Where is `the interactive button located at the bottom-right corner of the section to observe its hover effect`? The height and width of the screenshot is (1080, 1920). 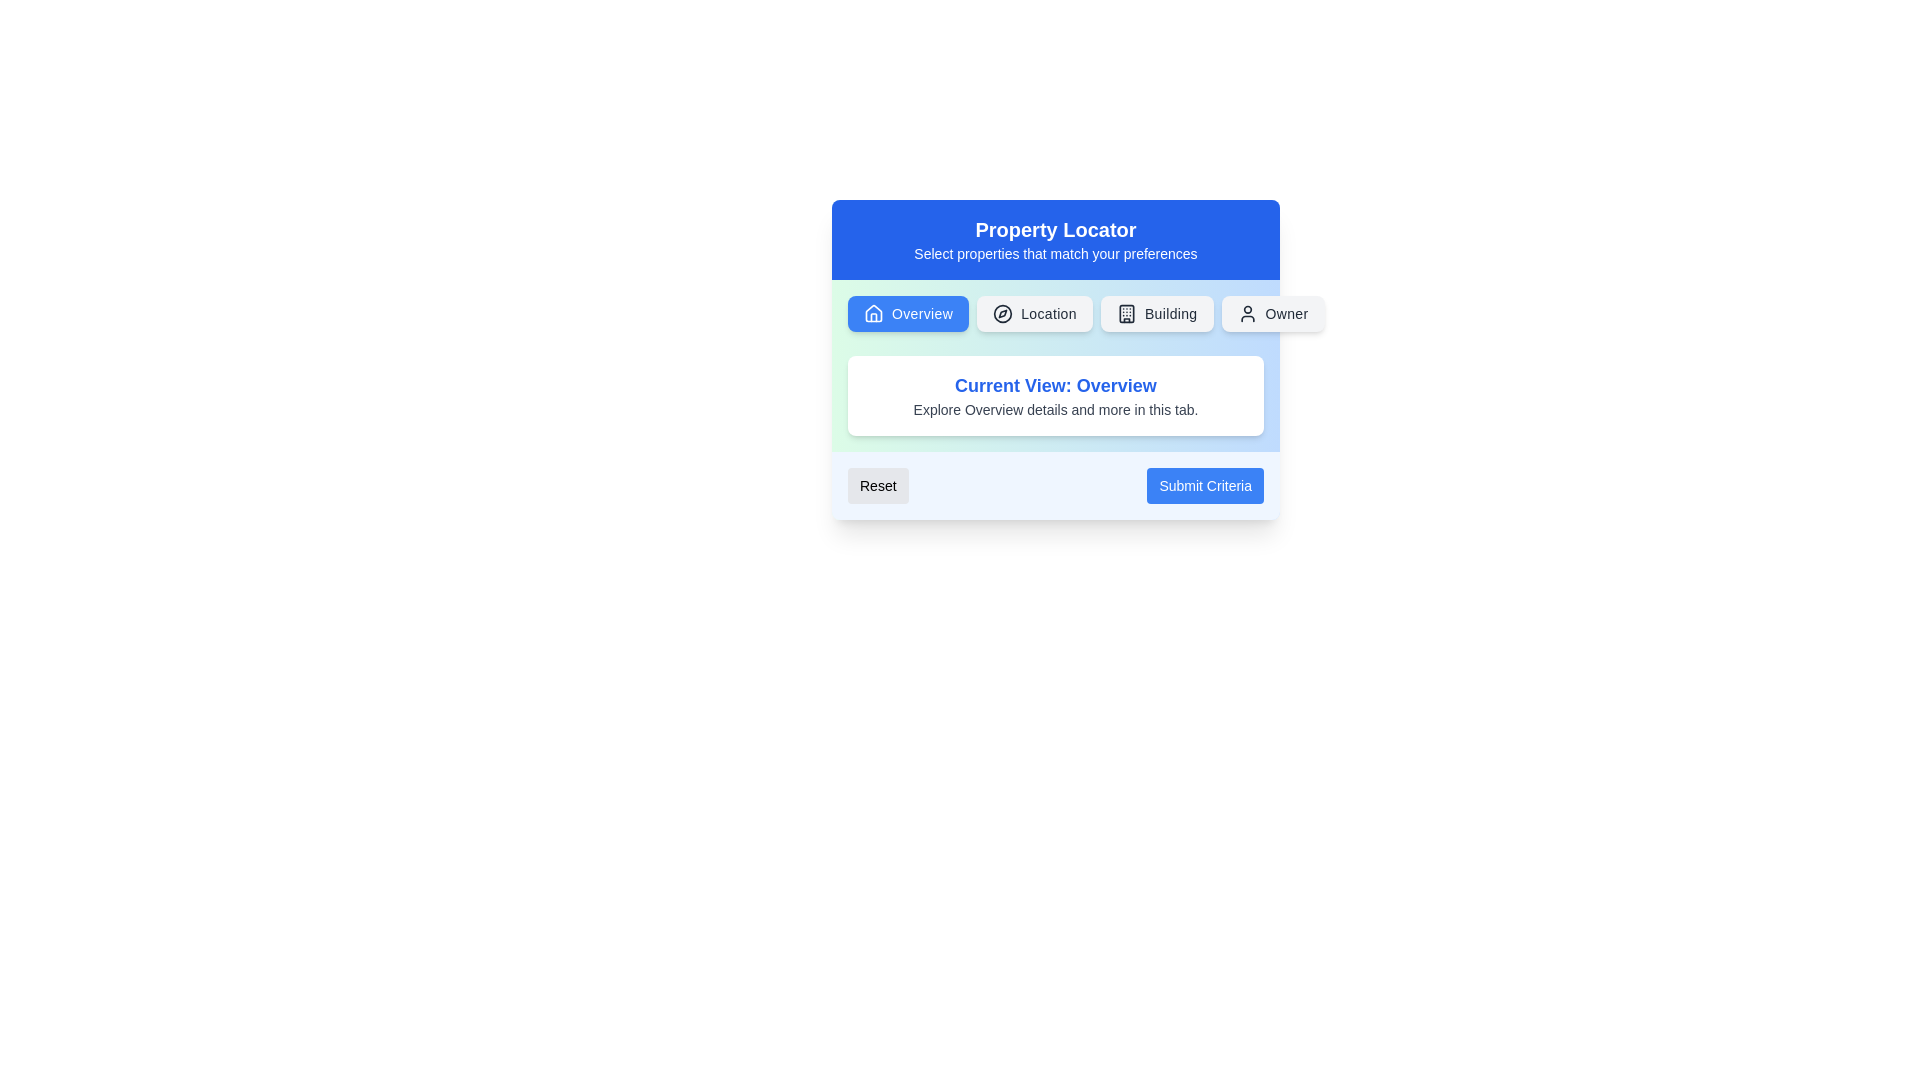 the interactive button located at the bottom-right corner of the section to observe its hover effect is located at coordinates (1204, 486).